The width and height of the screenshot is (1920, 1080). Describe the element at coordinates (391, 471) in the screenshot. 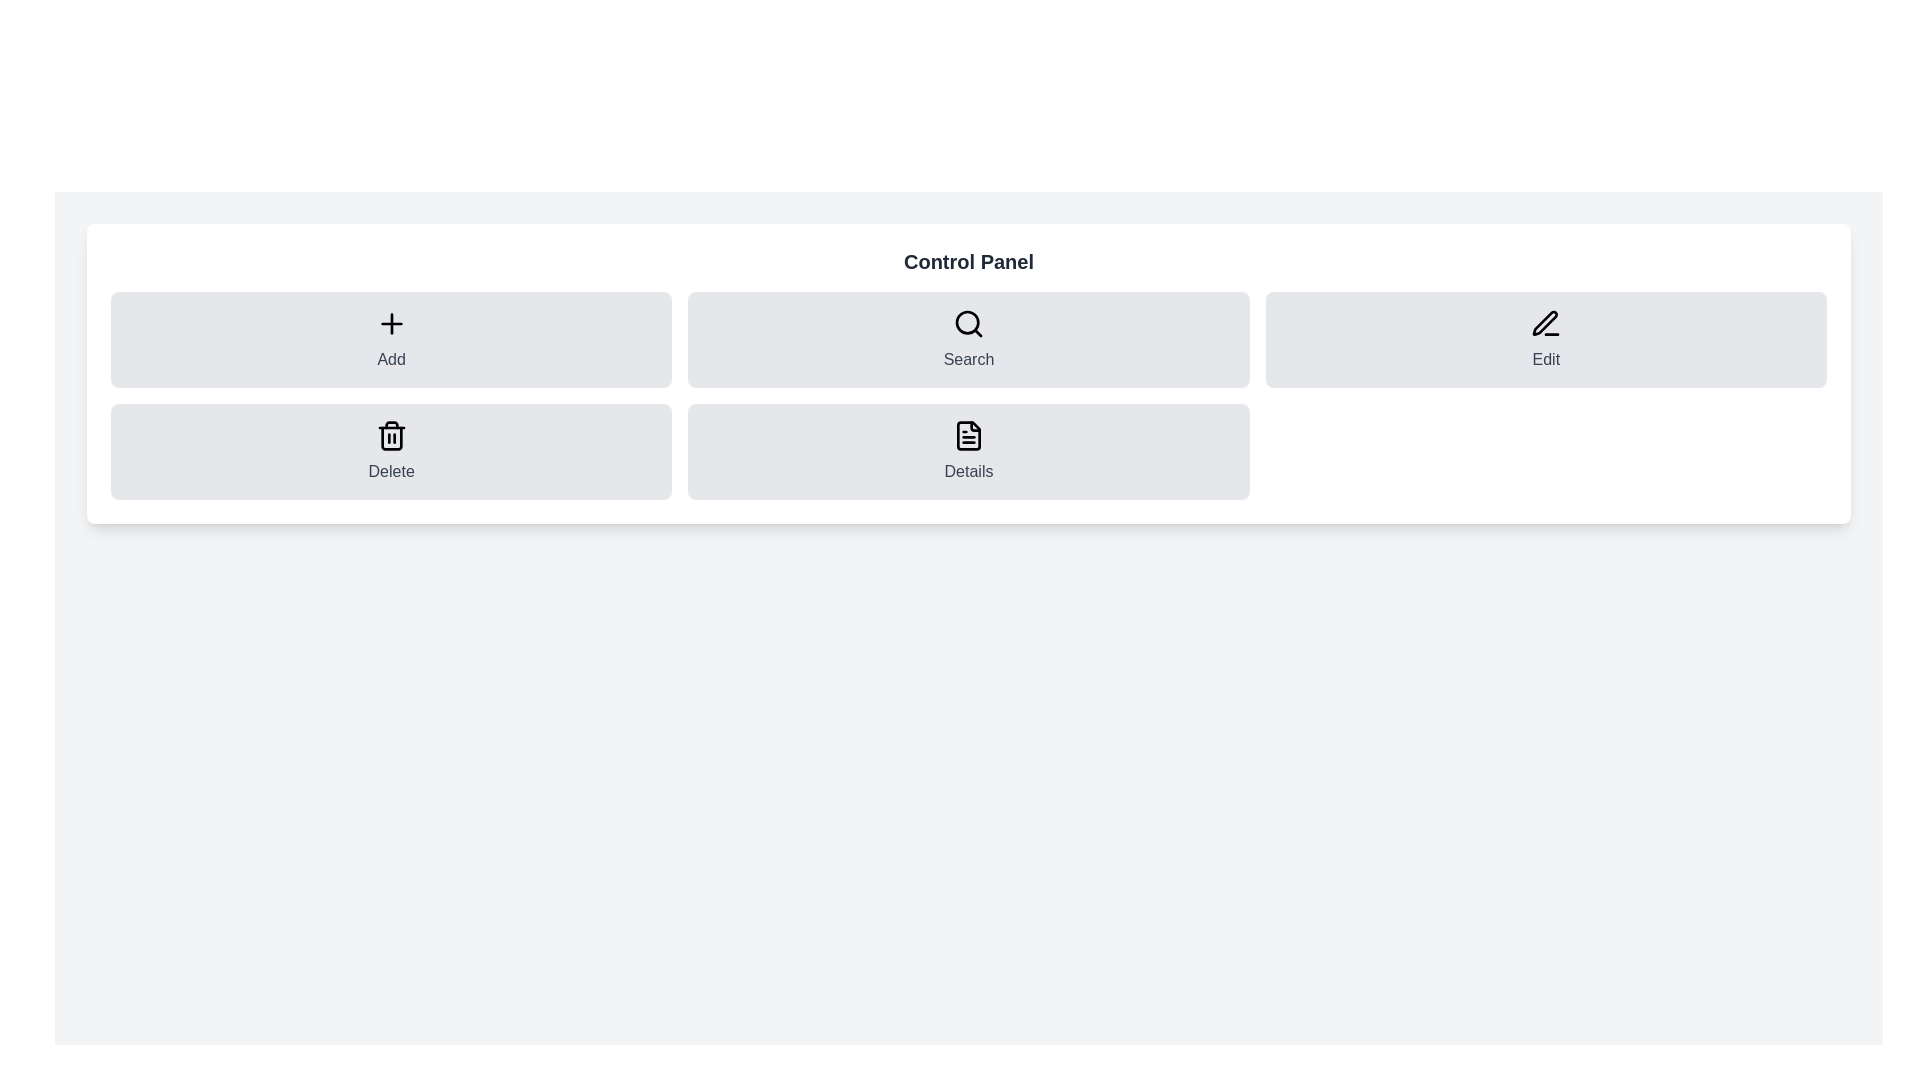

I see `the Text Label that indicates the delete action associated with the trash bin icon located in the lower left quadrant of the interface` at that location.